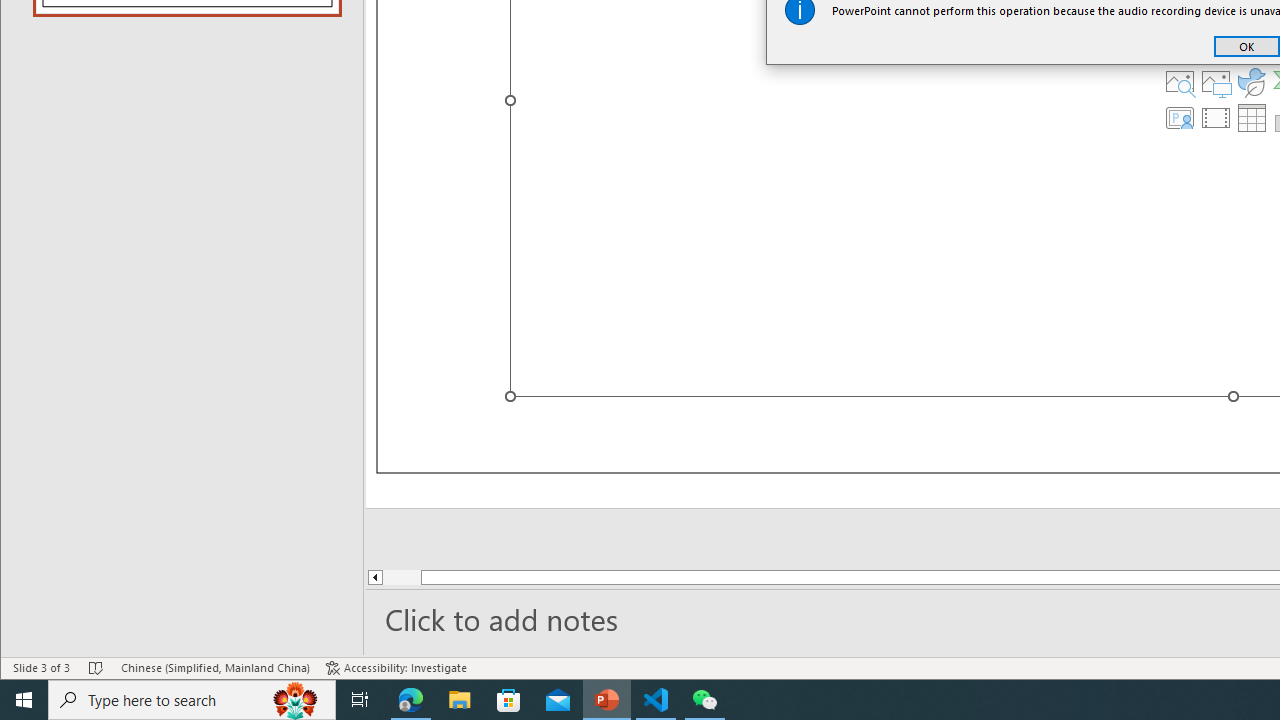 This screenshot has width=1280, height=720. Describe the element at coordinates (1179, 118) in the screenshot. I see `'Insert Cameo'` at that location.